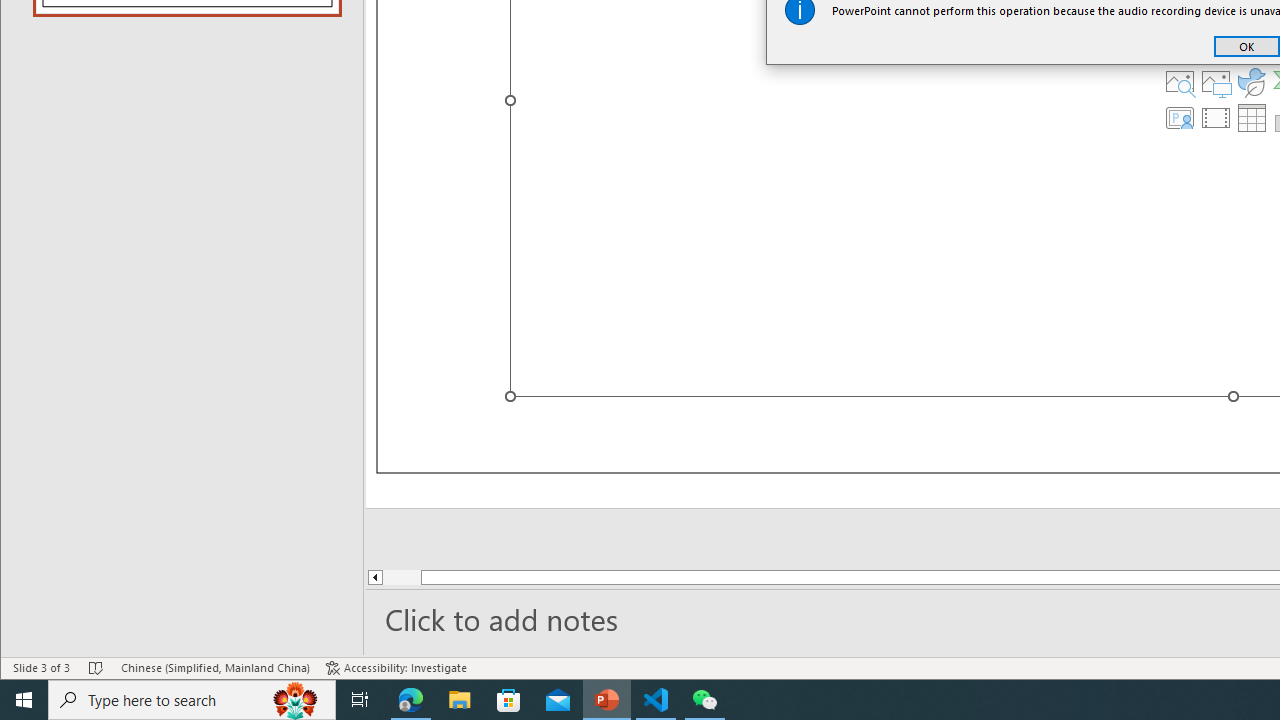 This screenshot has width=1280, height=720. Describe the element at coordinates (1179, 118) in the screenshot. I see `'Insert Cameo'` at that location.